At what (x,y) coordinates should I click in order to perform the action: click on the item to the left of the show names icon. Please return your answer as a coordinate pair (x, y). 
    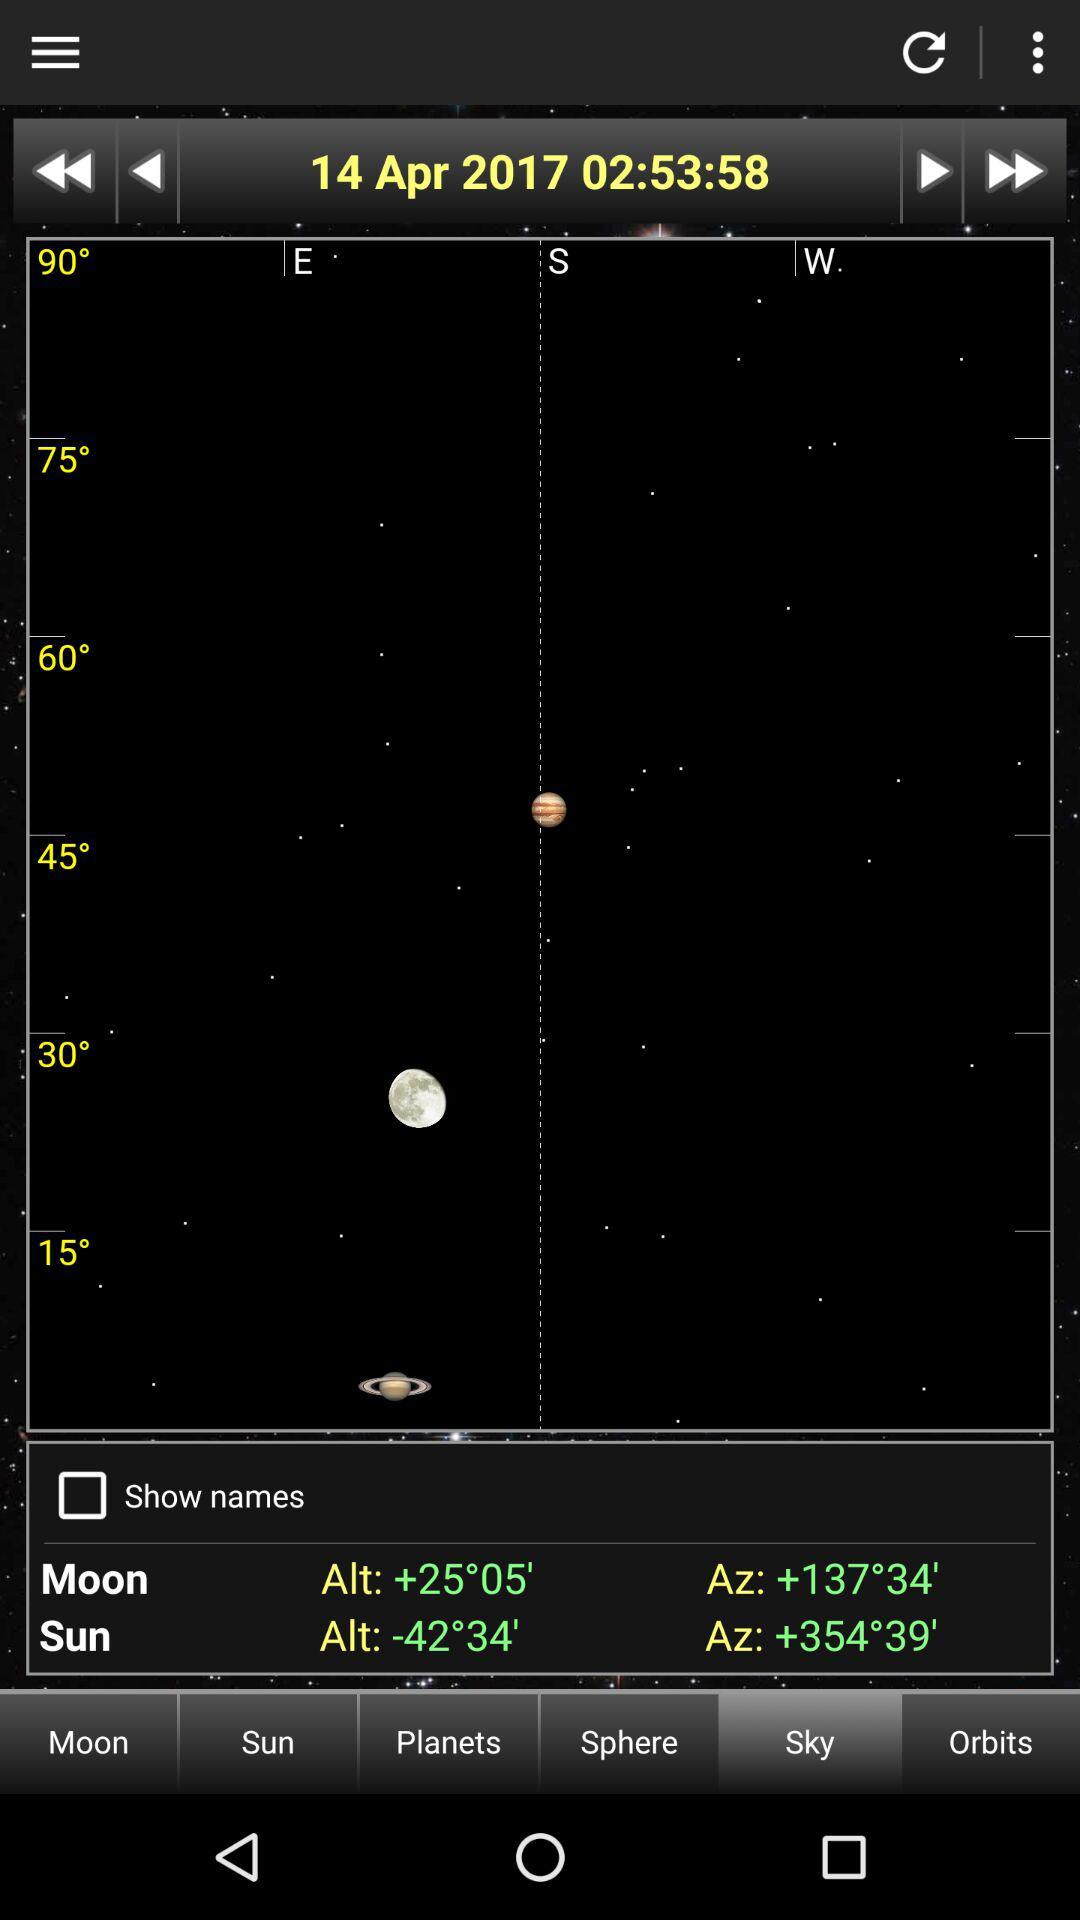
    Looking at the image, I should click on (81, 1495).